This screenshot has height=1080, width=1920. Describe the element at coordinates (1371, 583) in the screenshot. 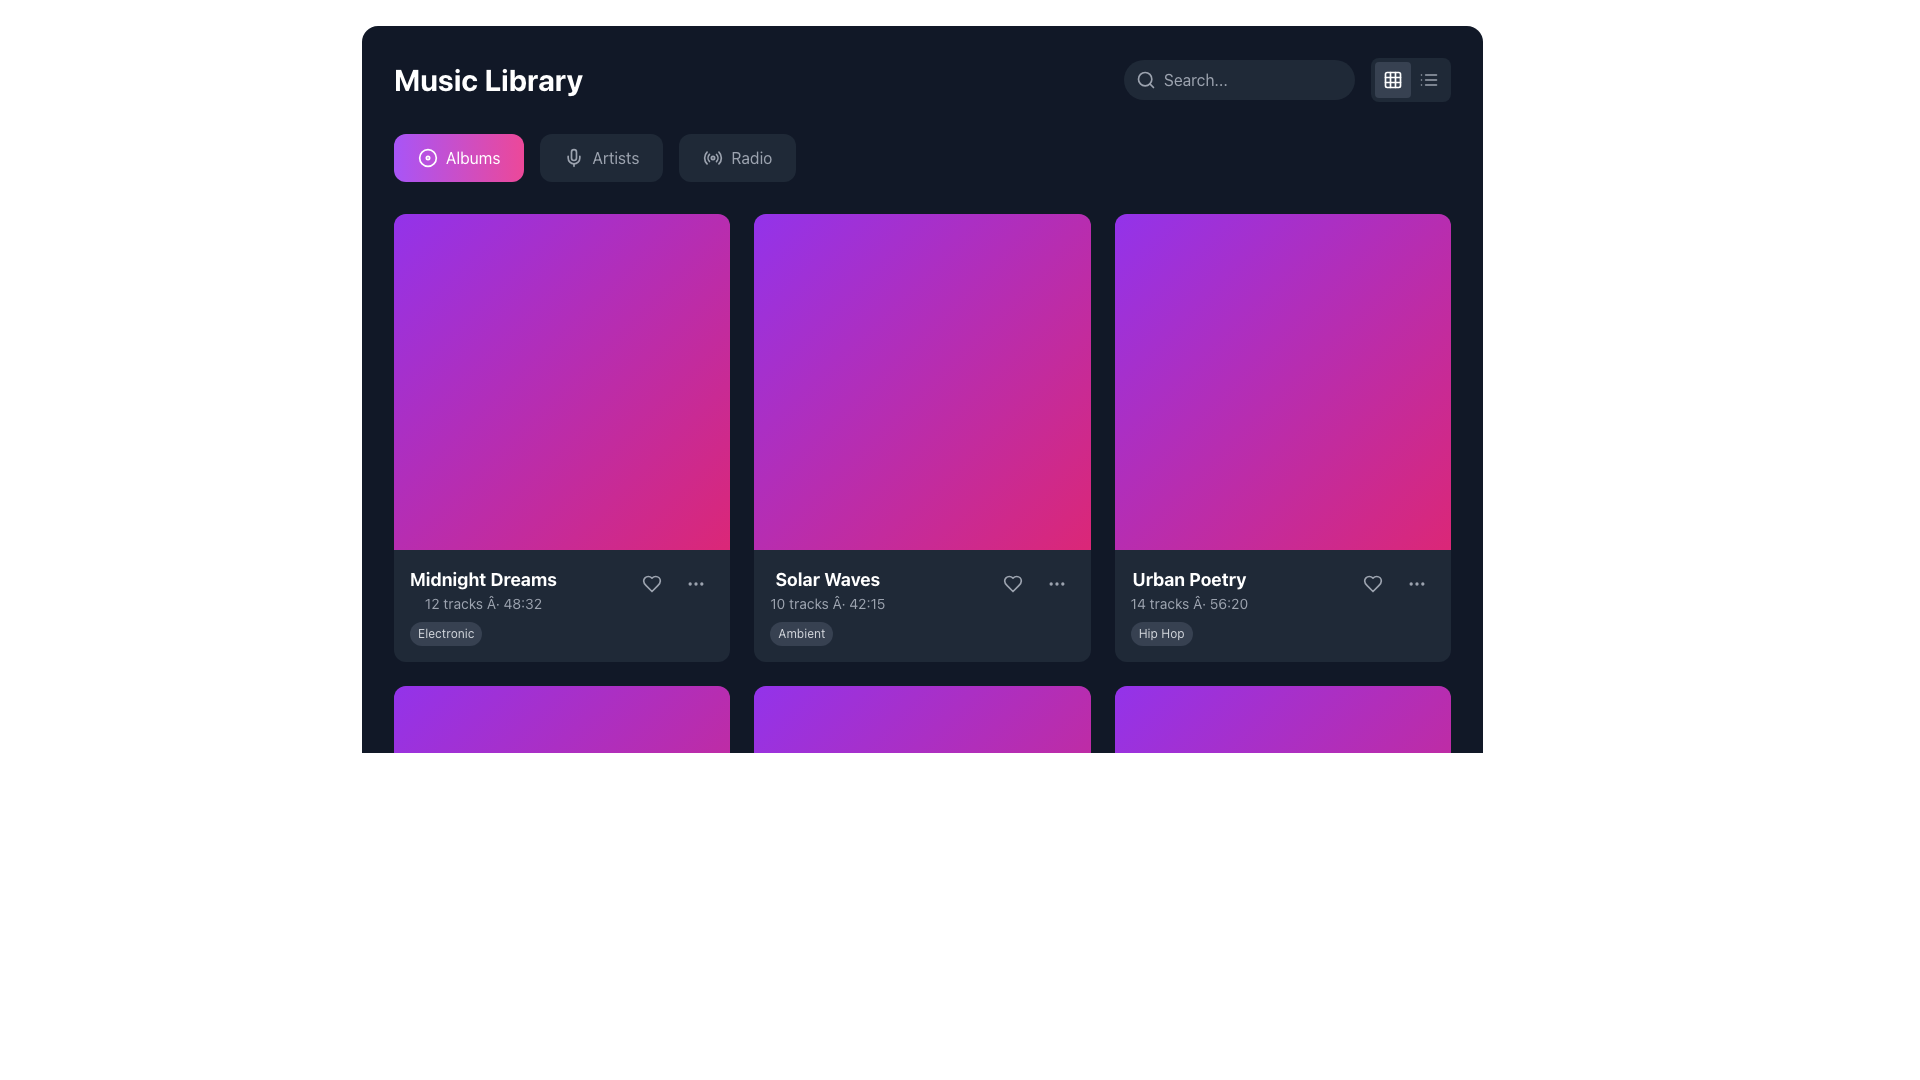

I see `the icon button located at the bottom right corner of the album card titled 'Urban Poetry'` at that location.